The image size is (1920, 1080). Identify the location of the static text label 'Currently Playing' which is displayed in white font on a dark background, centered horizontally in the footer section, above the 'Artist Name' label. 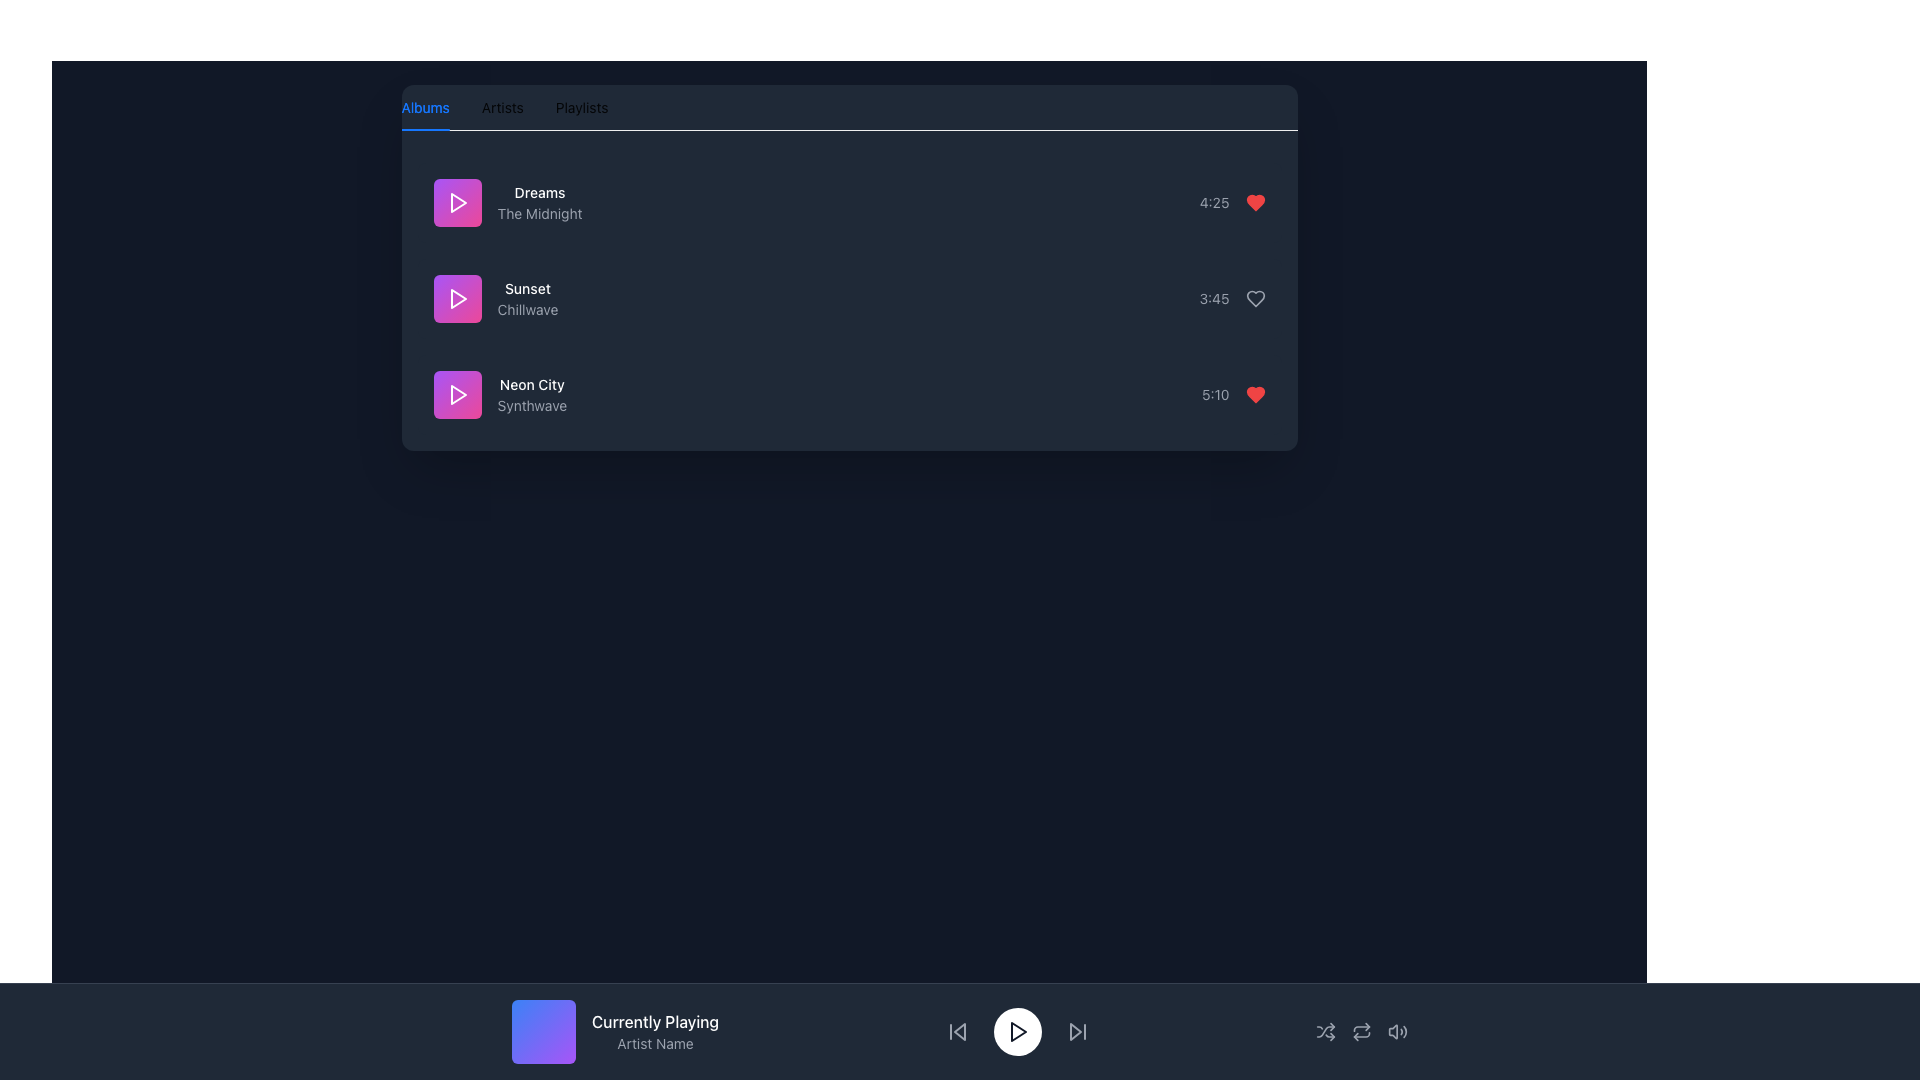
(655, 1022).